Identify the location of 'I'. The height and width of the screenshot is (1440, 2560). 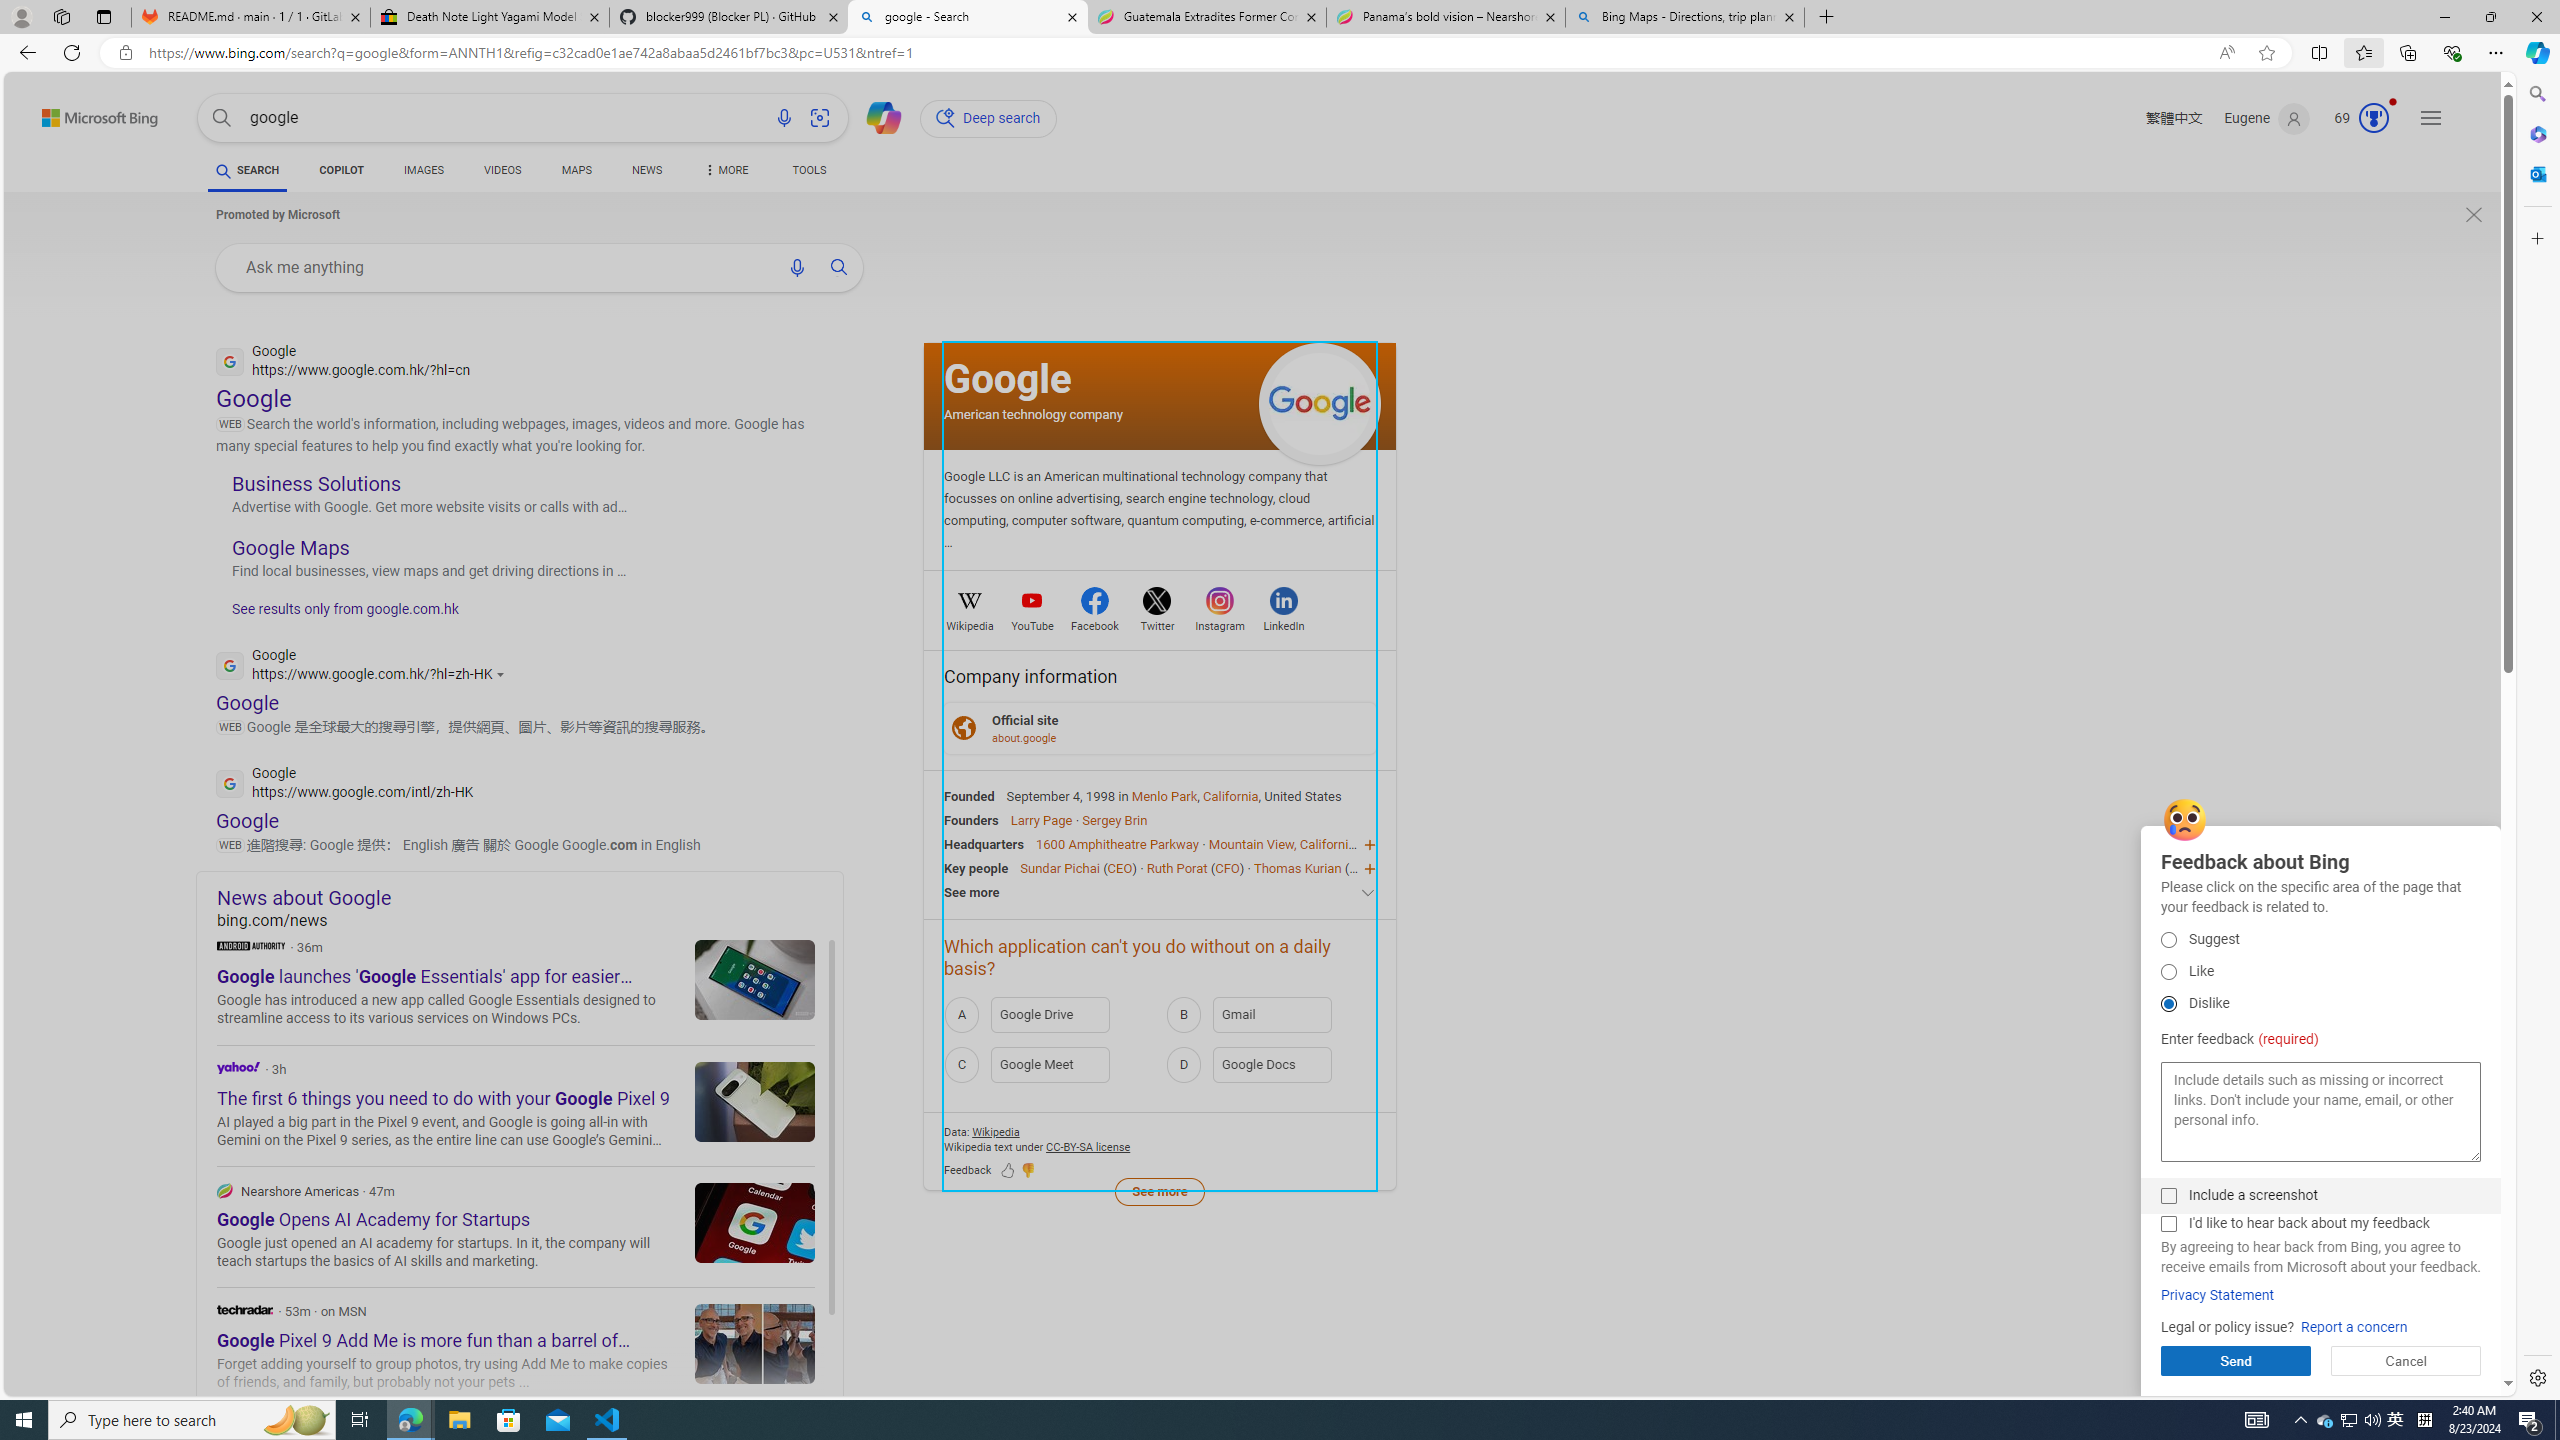
(2168, 1223).